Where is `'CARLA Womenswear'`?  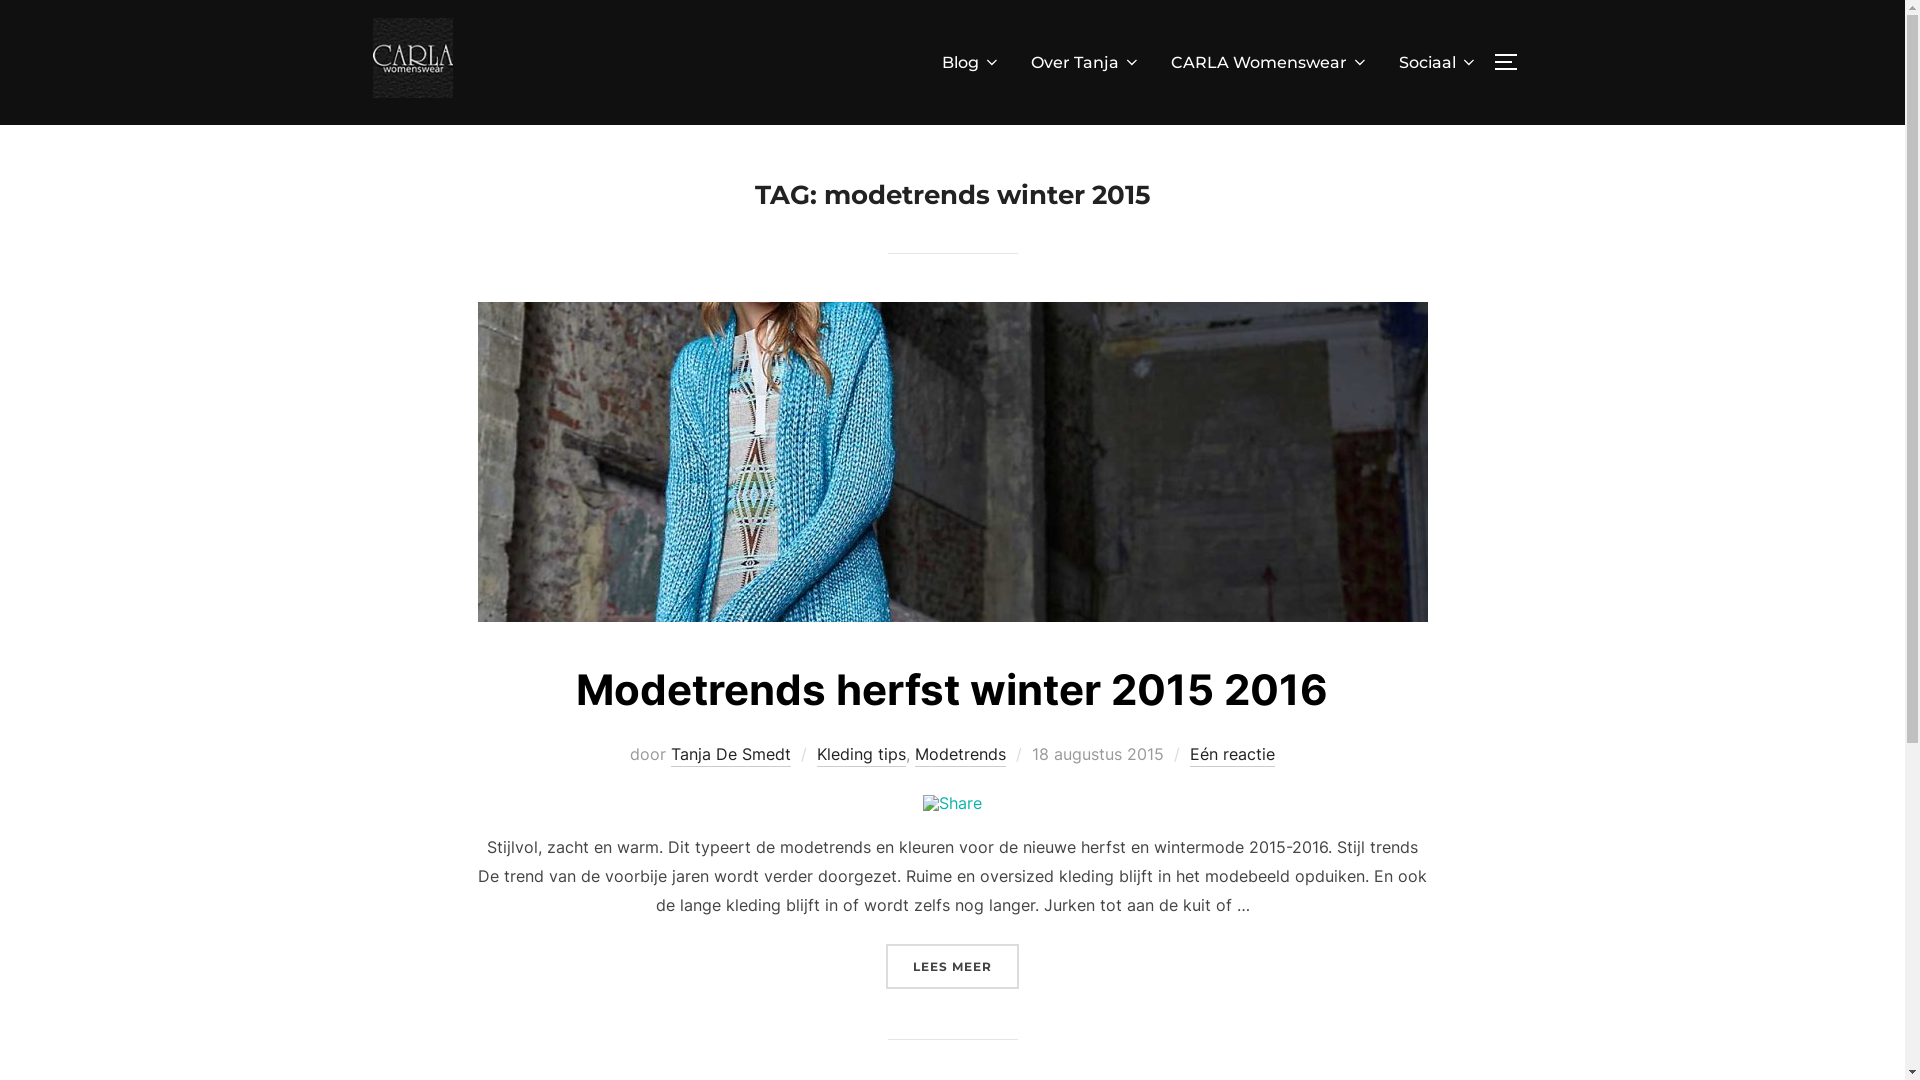 'CARLA Womenswear' is located at coordinates (1267, 61).